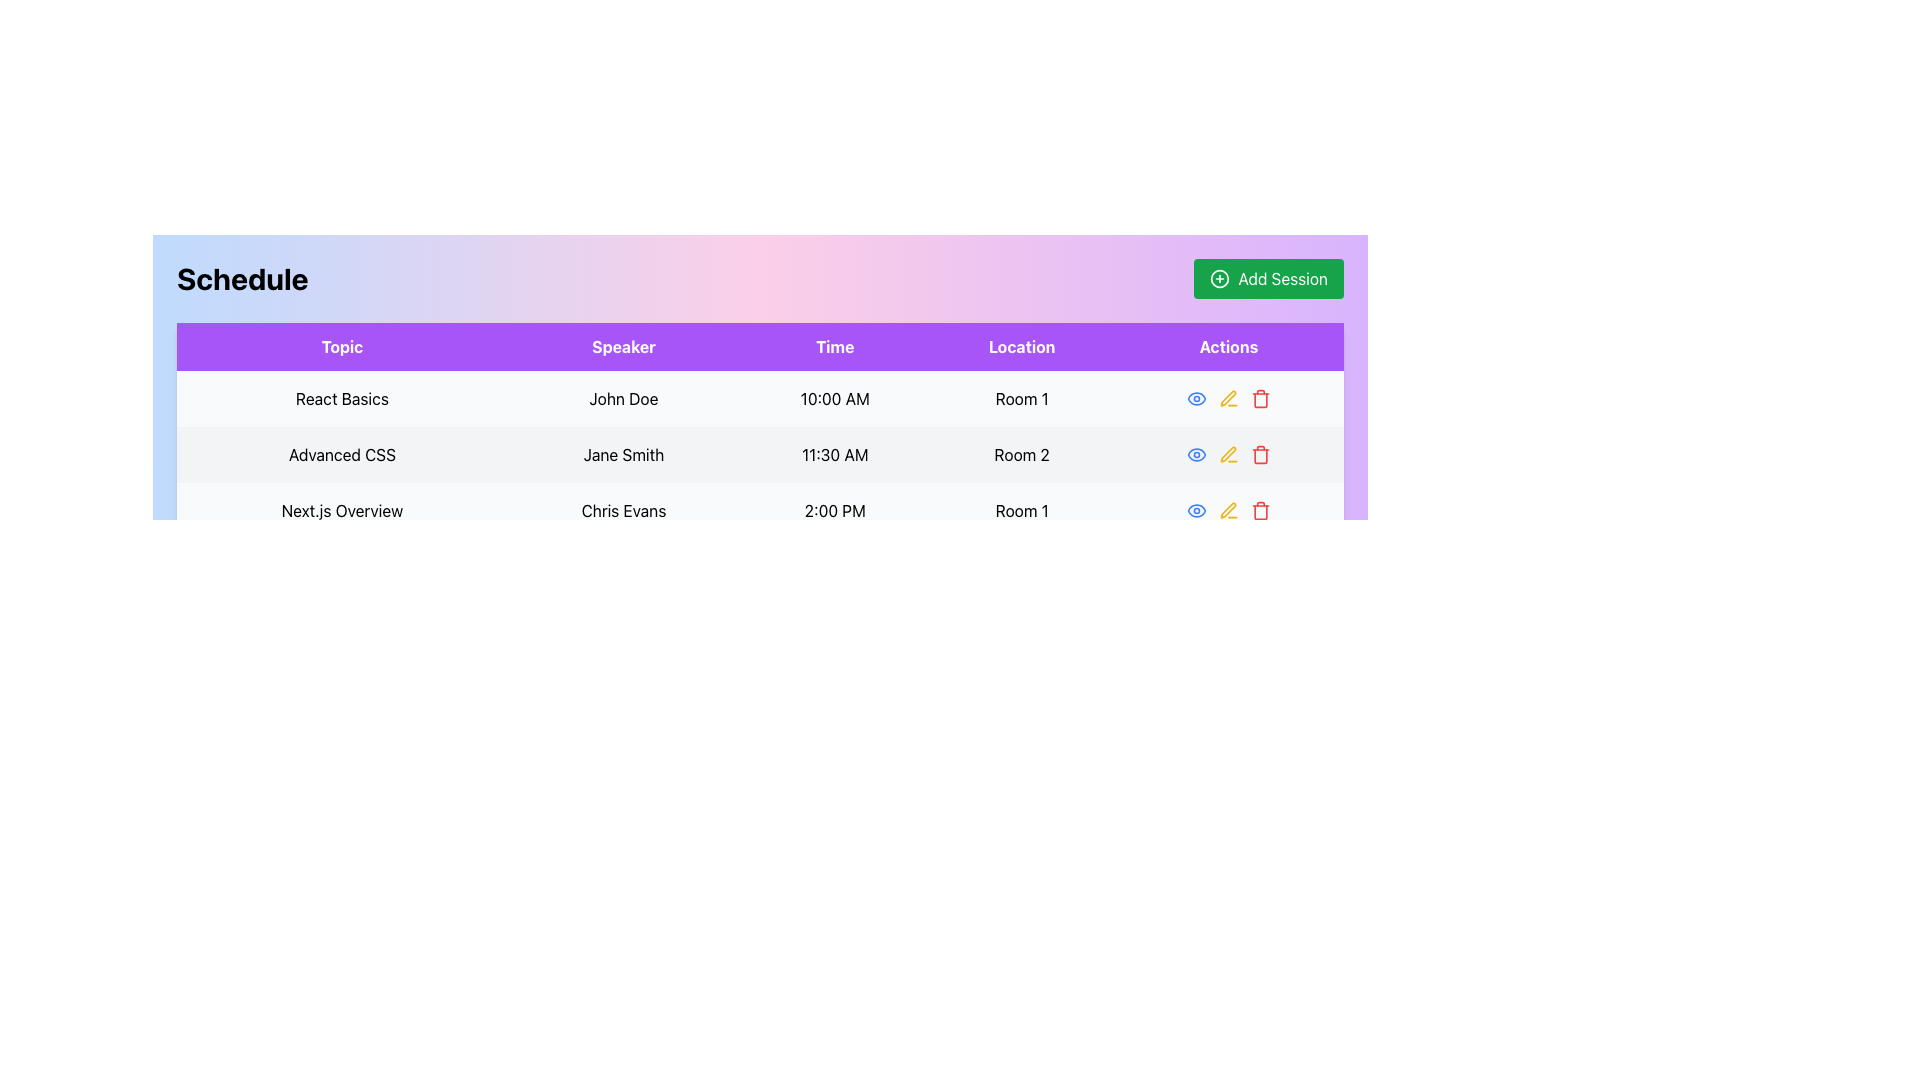 This screenshot has width=1920, height=1080. I want to click on the trash icon button located in the 'Actions' column of the second row corresponding to 'Advanced CSS', so click(1259, 456).